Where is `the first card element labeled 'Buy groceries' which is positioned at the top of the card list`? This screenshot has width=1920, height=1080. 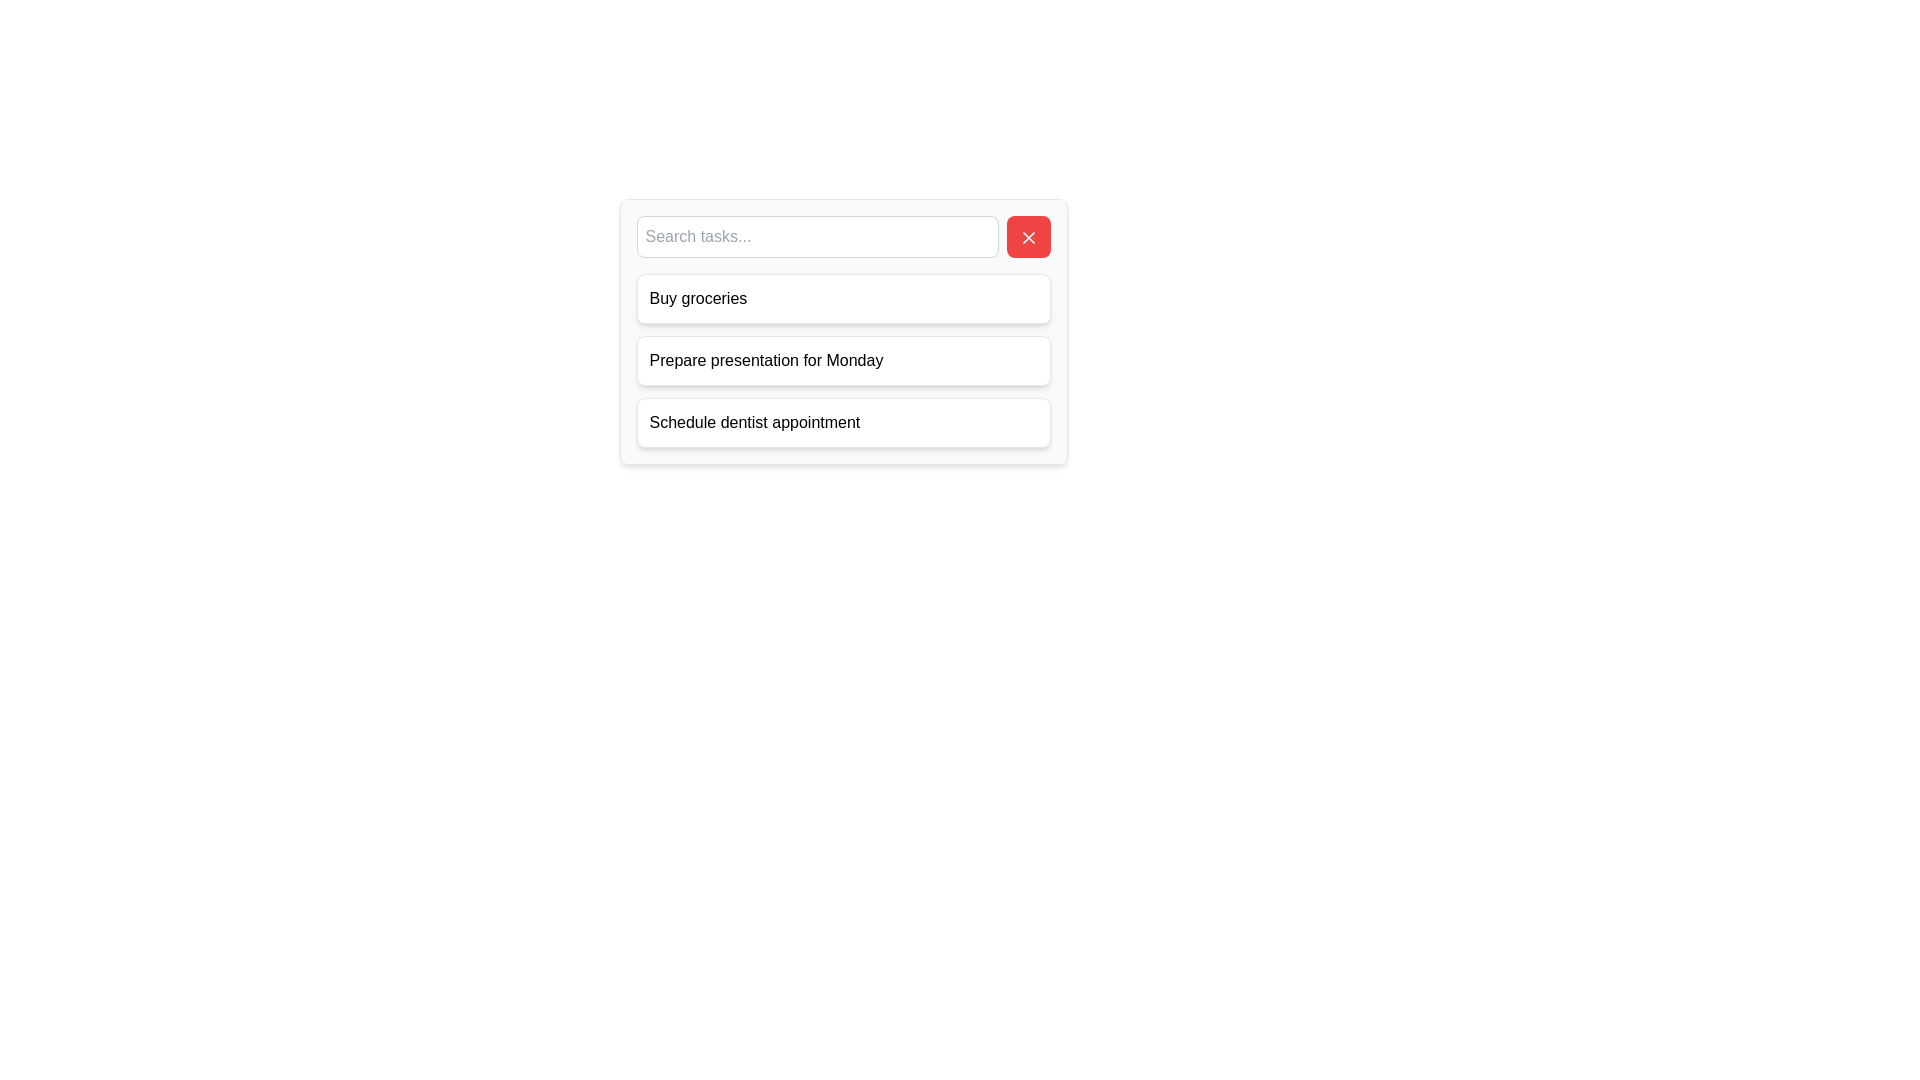
the first card element labeled 'Buy groceries' which is positioned at the top of the card list is located at coordinates (843, 299).